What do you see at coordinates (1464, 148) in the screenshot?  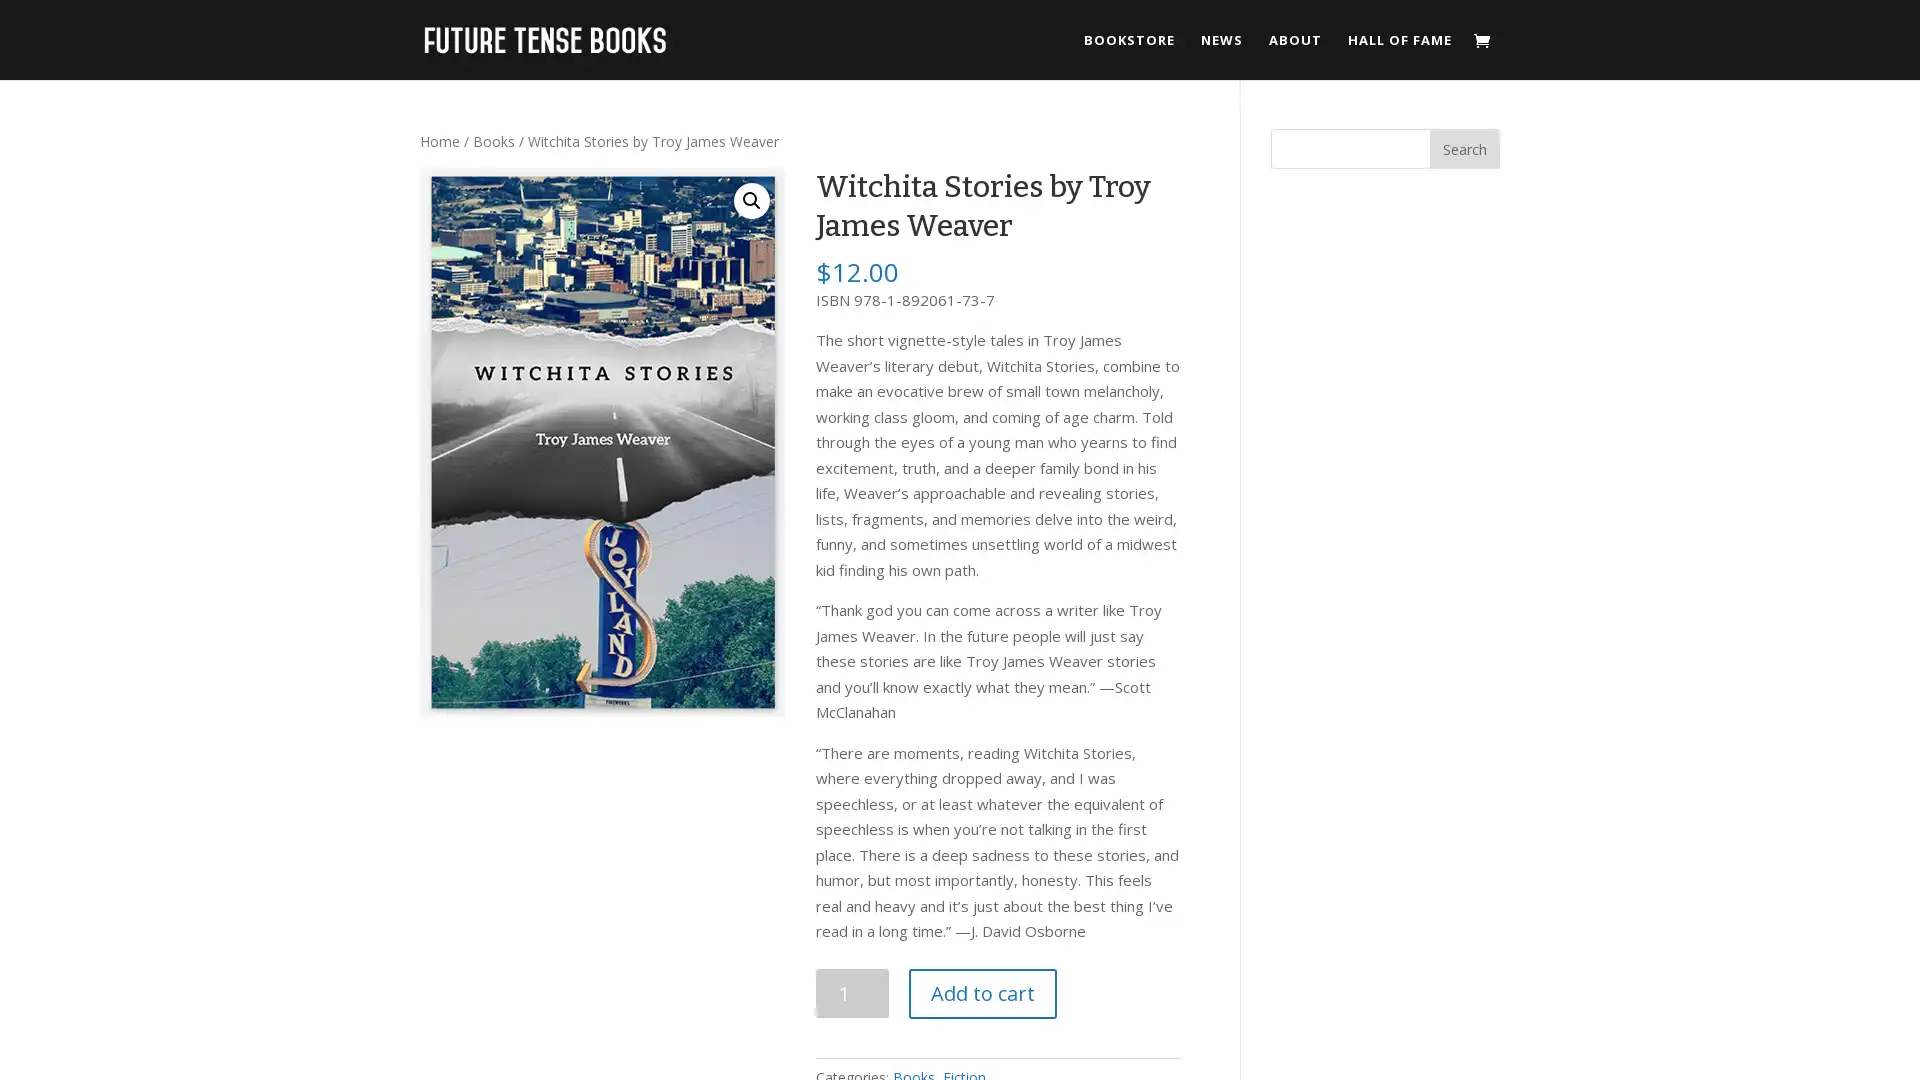 I see `Search` at bounding box center [1464, 148].